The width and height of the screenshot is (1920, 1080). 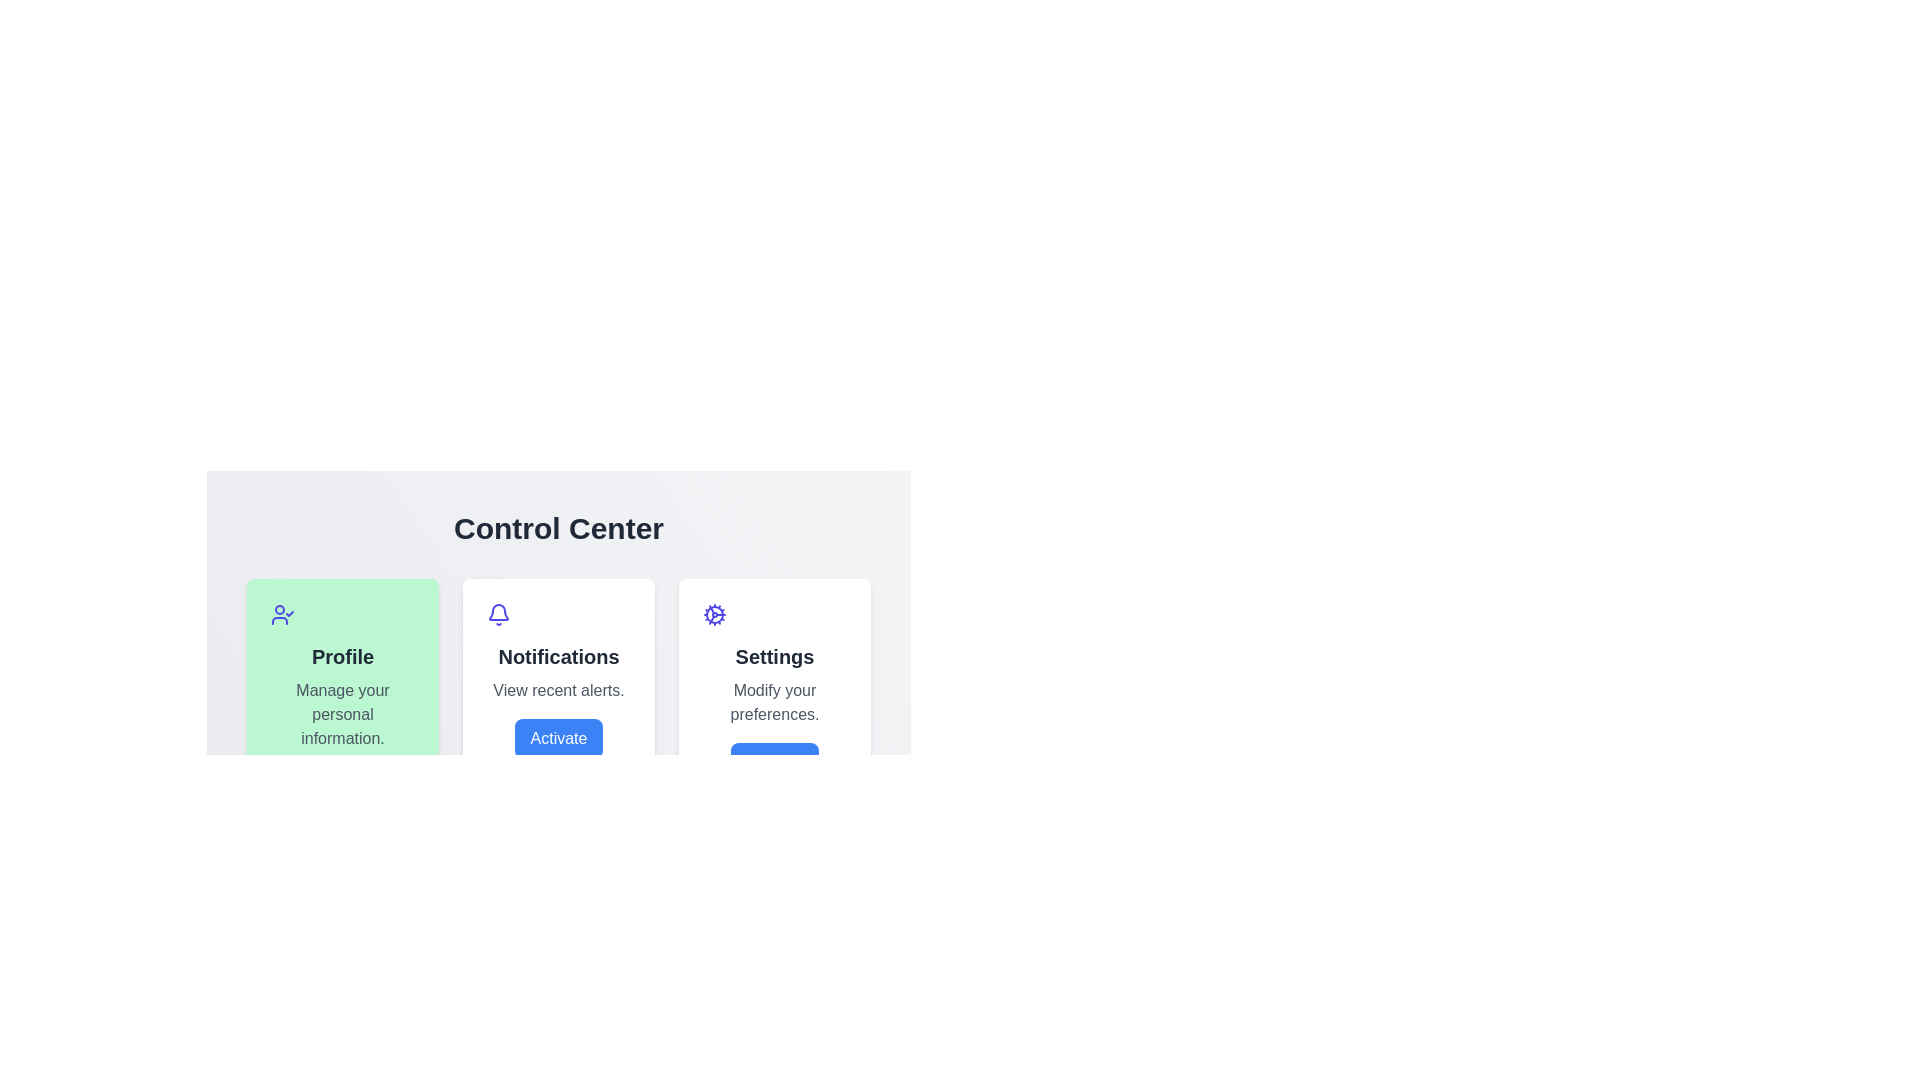 What do you see at coordinates (558, 704) in the screenshot?
I see `the 'Notifications' content card with the 'Activate' button, which is the second card in a row of three, positioned between 'Profile' and 'Settings'` at bounding box center [558, 704].